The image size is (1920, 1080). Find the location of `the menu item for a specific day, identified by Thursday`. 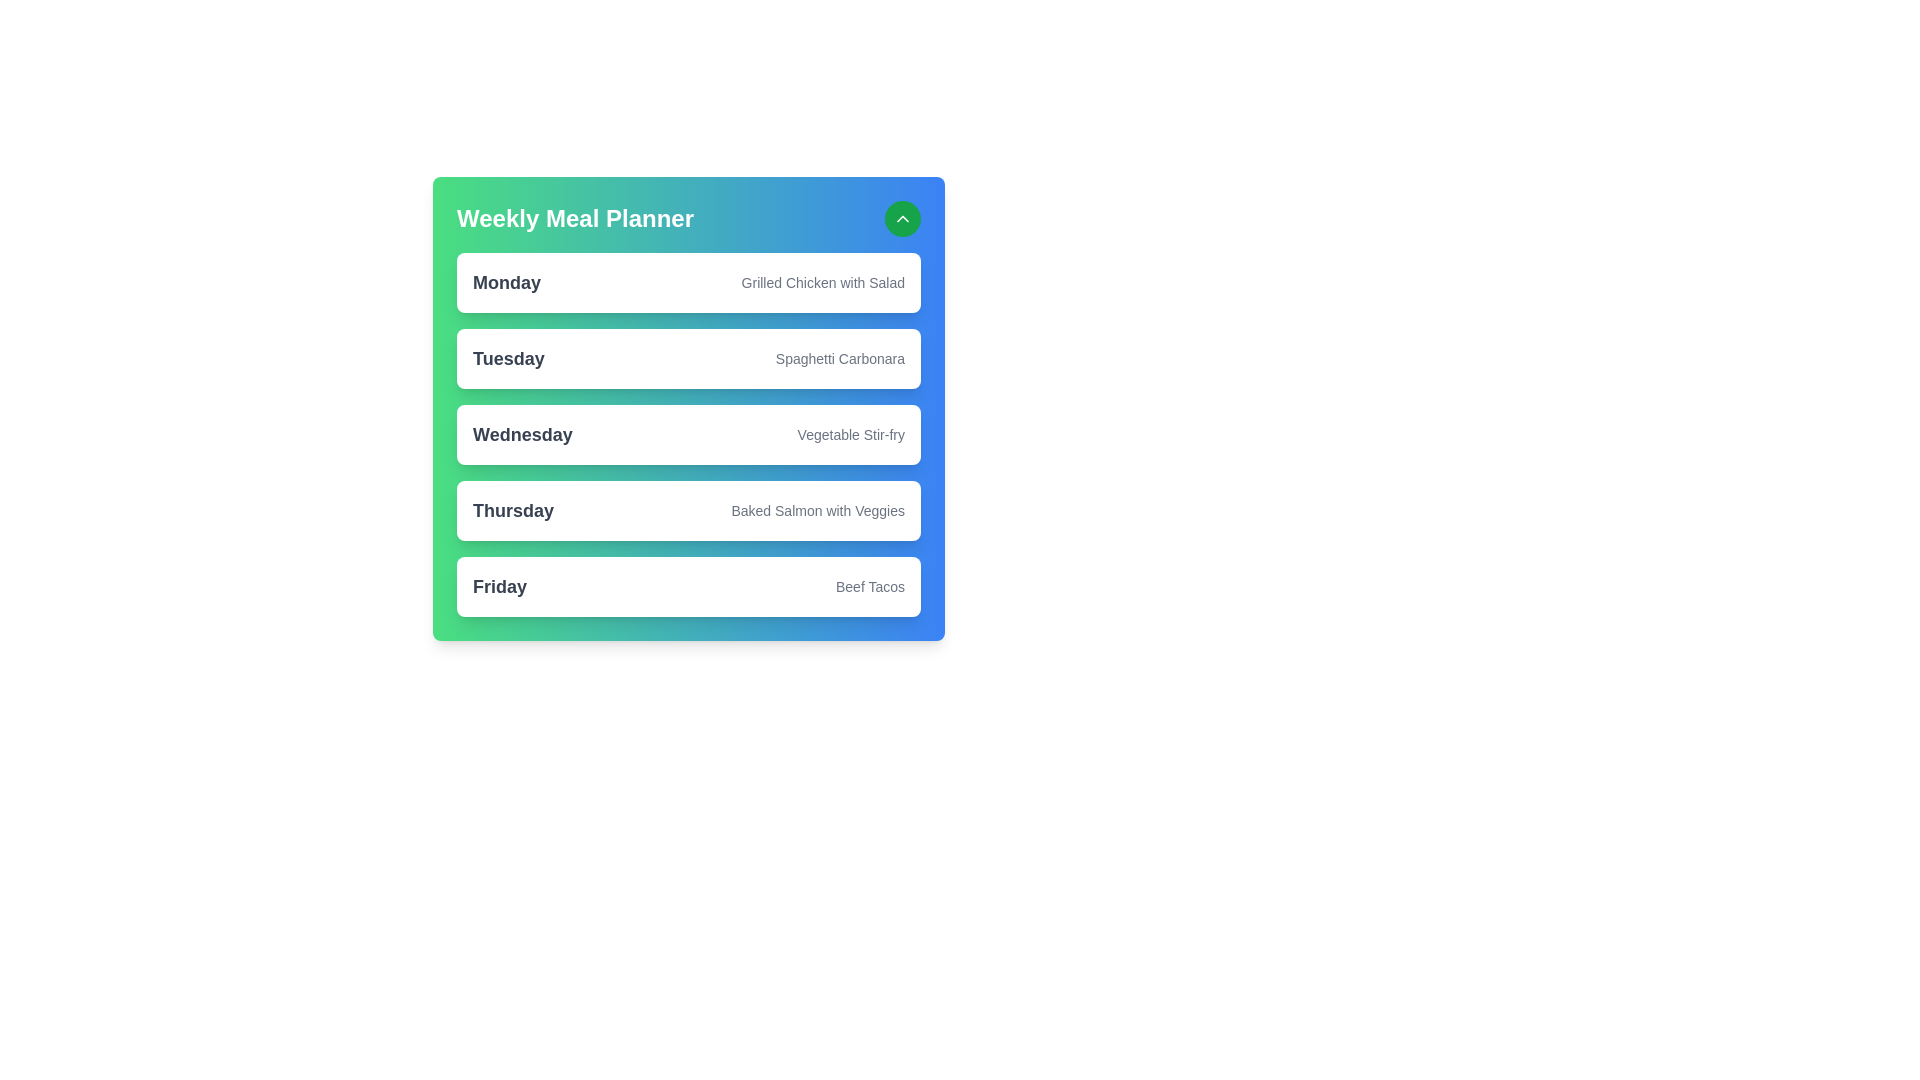

the menu item for a specific day, identified by Thursday is located at coordinates (513, 509).